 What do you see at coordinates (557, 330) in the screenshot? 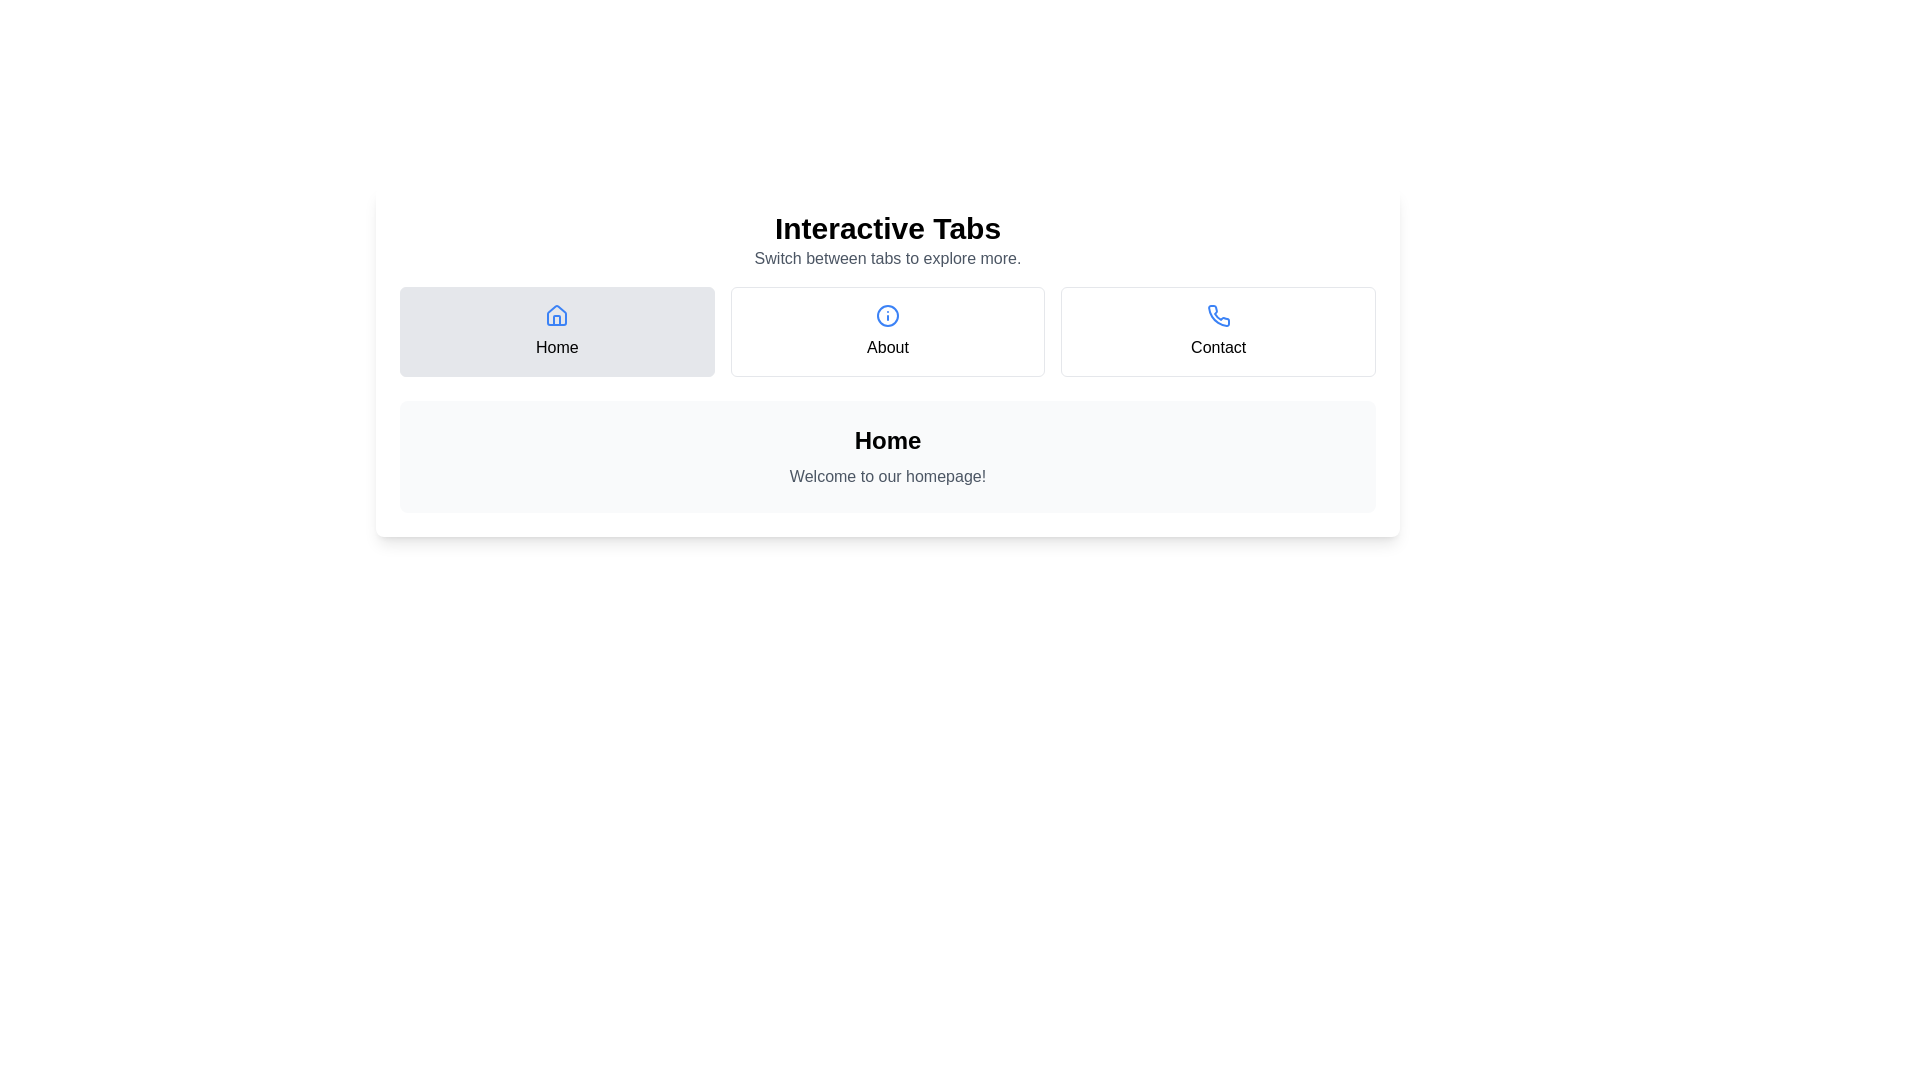
I see `the Home tab by clicking on it` at bounding box center [557, 330].